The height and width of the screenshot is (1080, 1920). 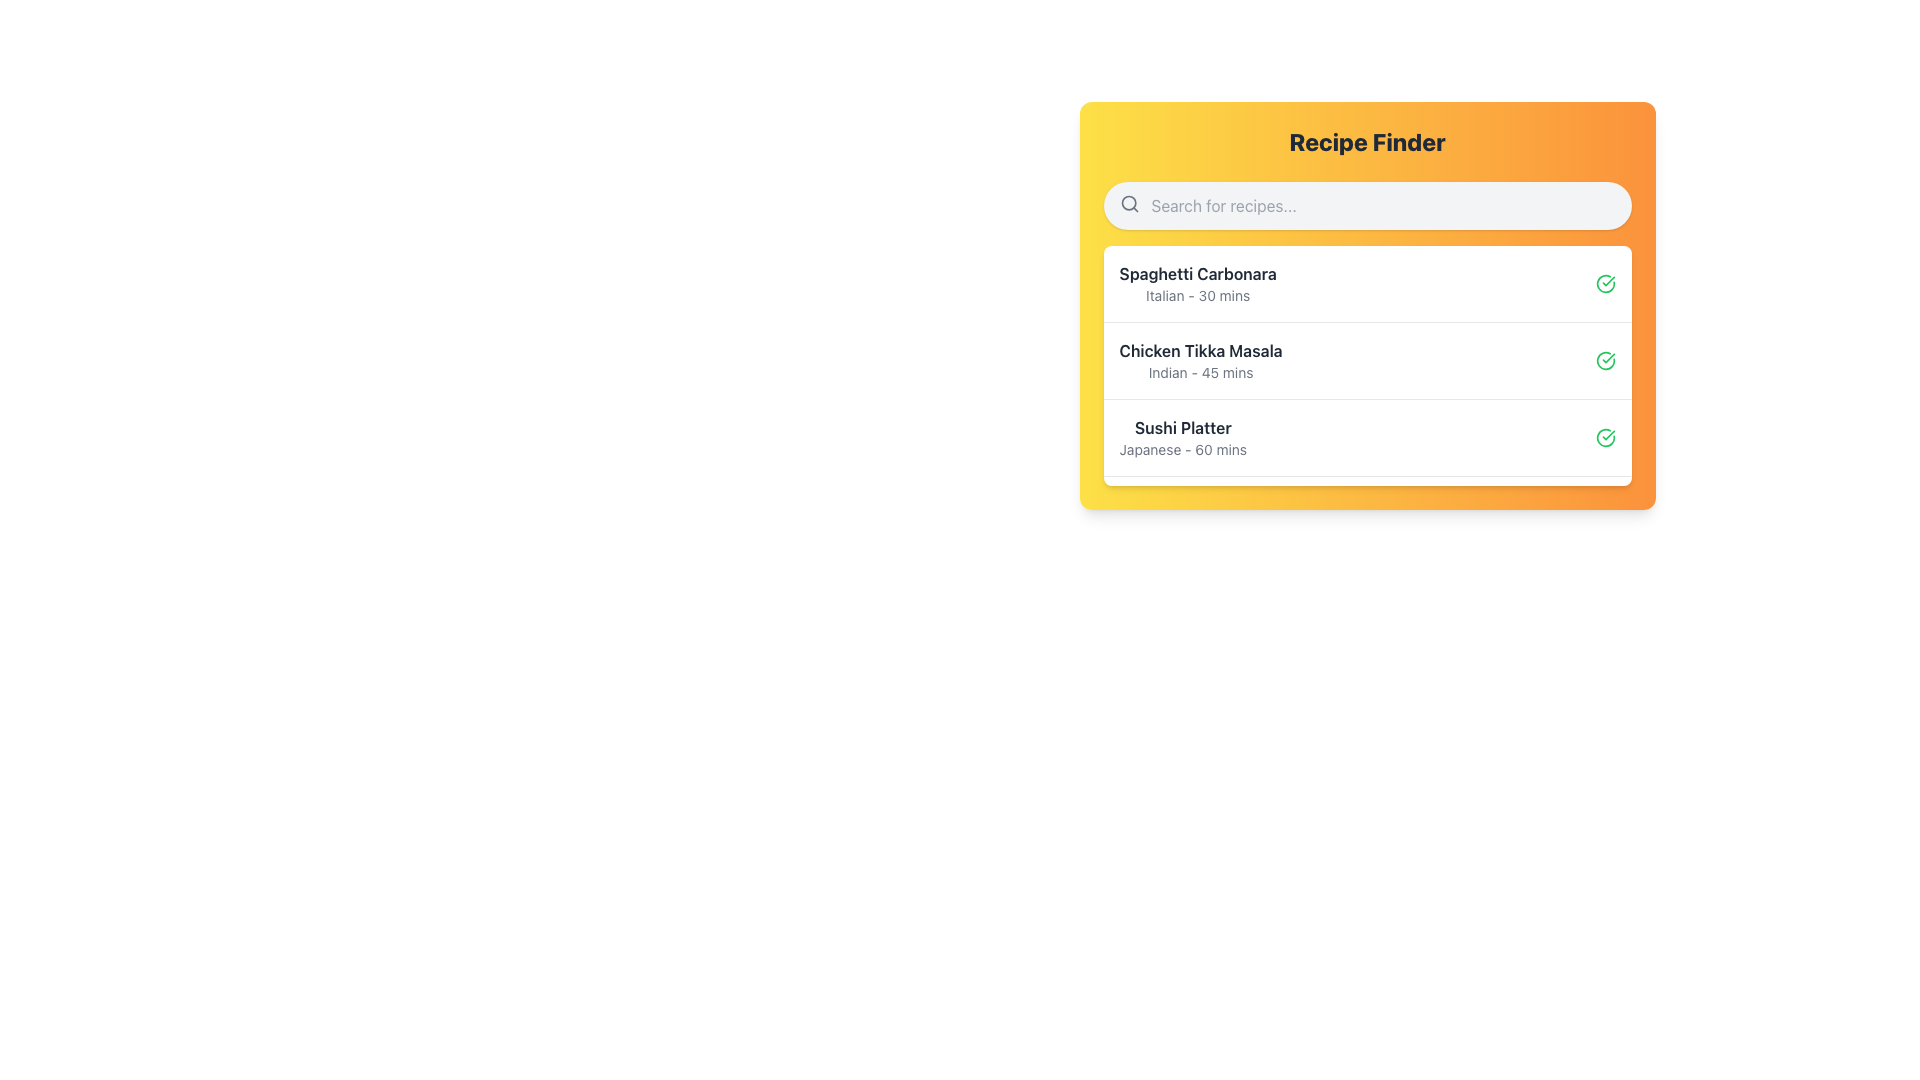 What do you see at coordinates (1129, 204) in the screenshot?
I see `the search icon that serves as a visual indicator for the search functionality, positioned at the leftmost side of the input field` at bounding box center [1129, 204].